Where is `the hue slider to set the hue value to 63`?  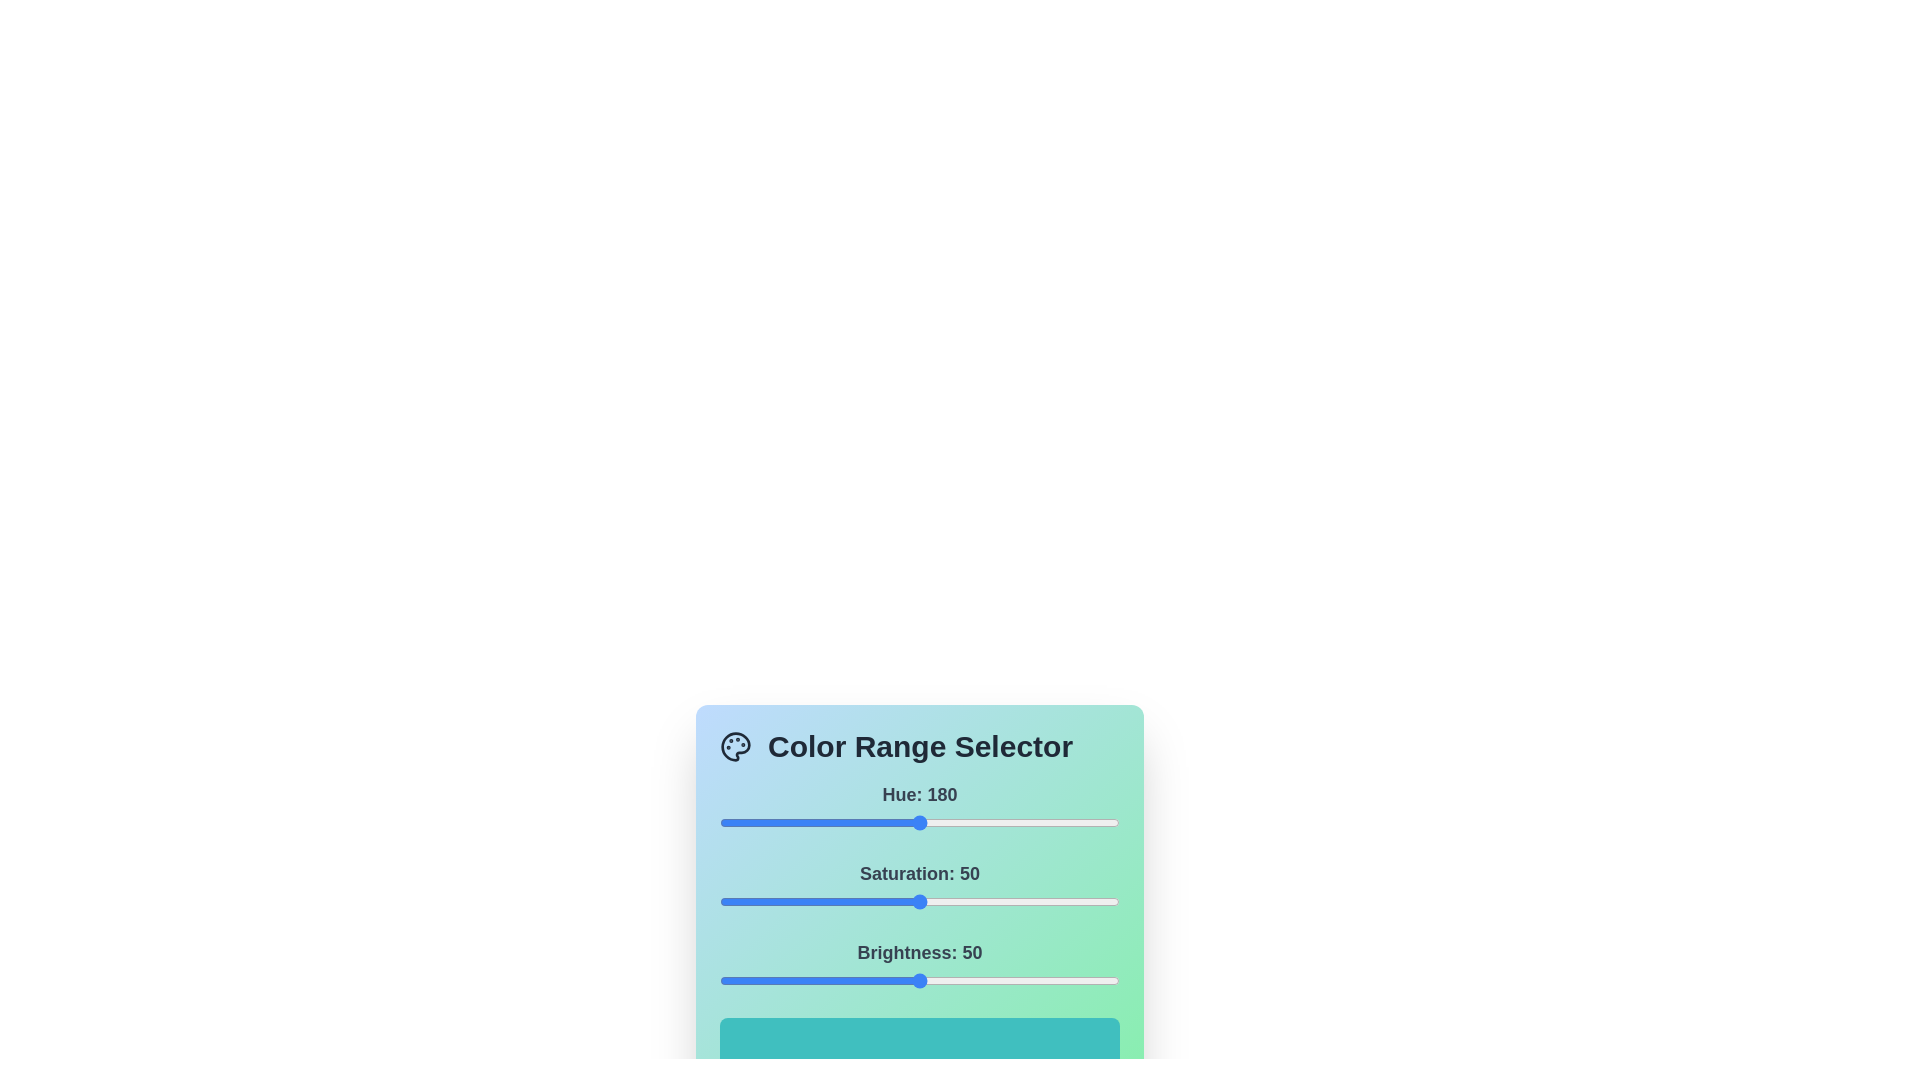
the hue slider to set the hue value to 63 is located at coordinates (789, 822).